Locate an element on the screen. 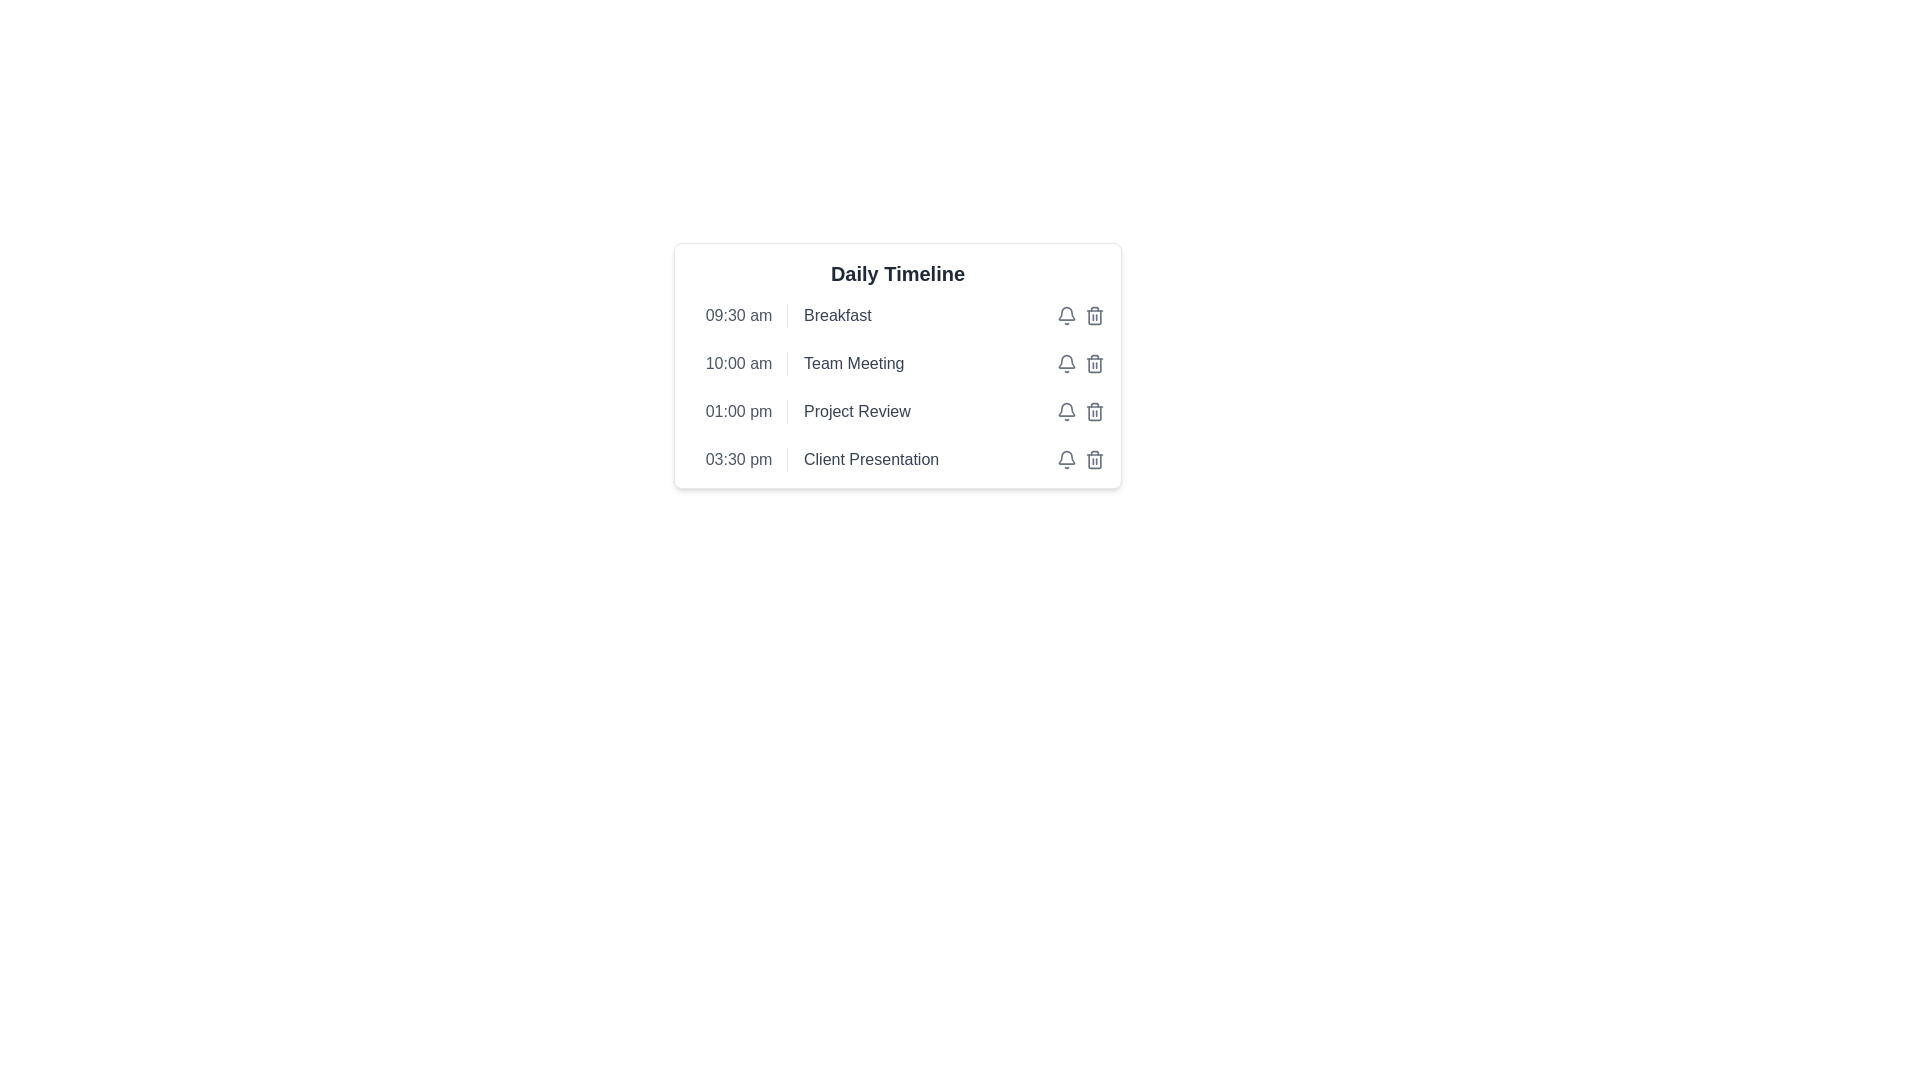  the small gray trash can icon that turns red on hover is located at coordinates (1093, 363).